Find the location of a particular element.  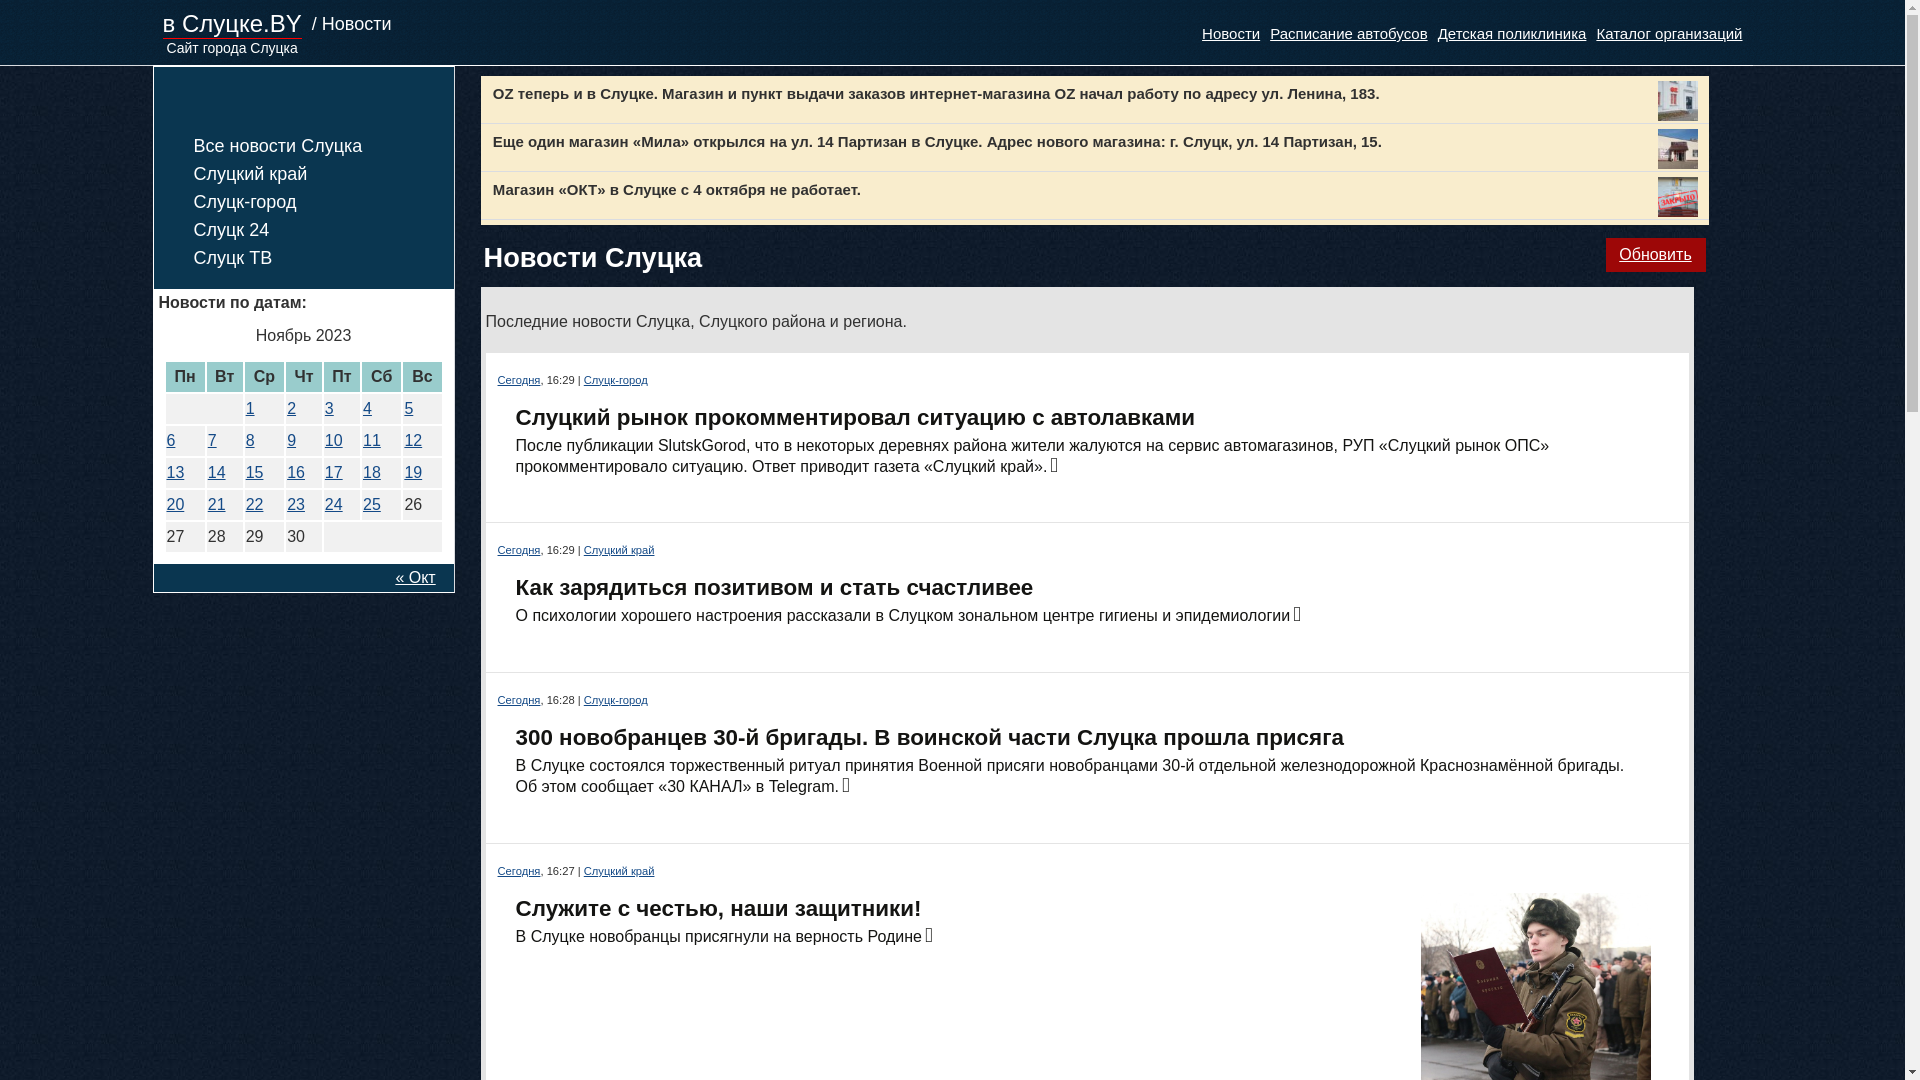

'12' is located at coordinates (411, 439).